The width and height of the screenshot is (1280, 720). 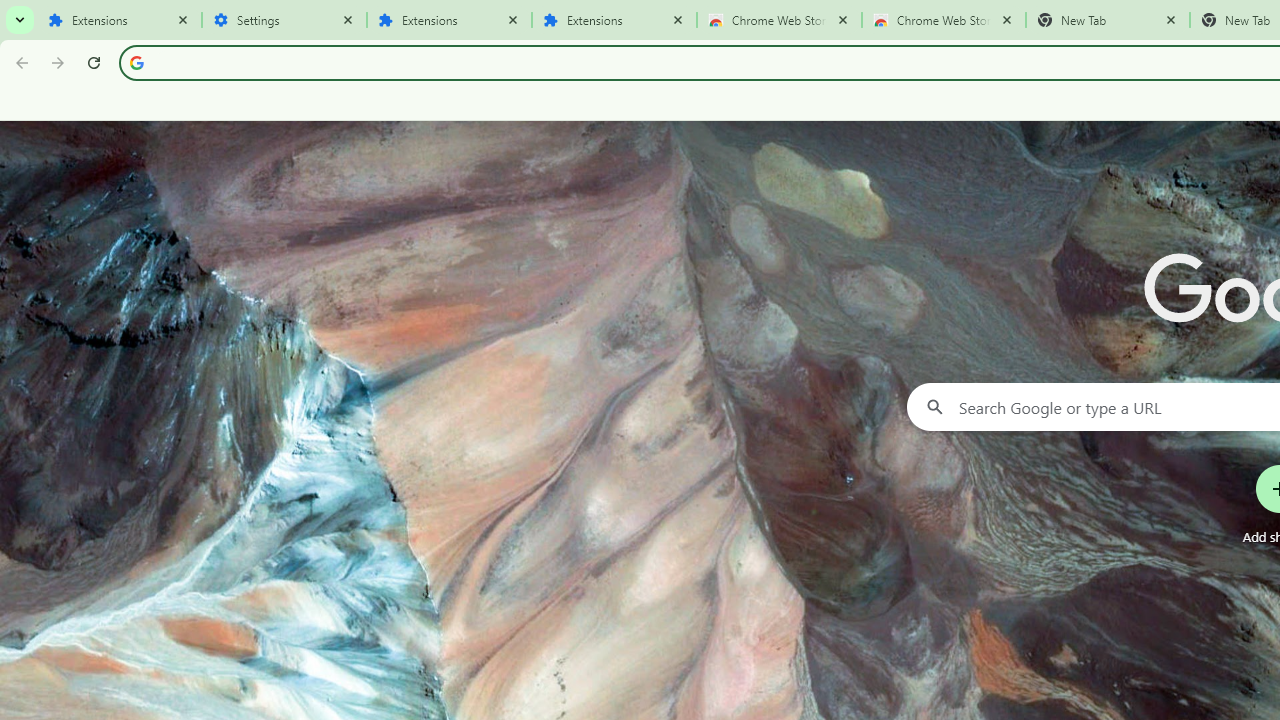 I want to click on 'Extensions', so click(x=118, y=20).